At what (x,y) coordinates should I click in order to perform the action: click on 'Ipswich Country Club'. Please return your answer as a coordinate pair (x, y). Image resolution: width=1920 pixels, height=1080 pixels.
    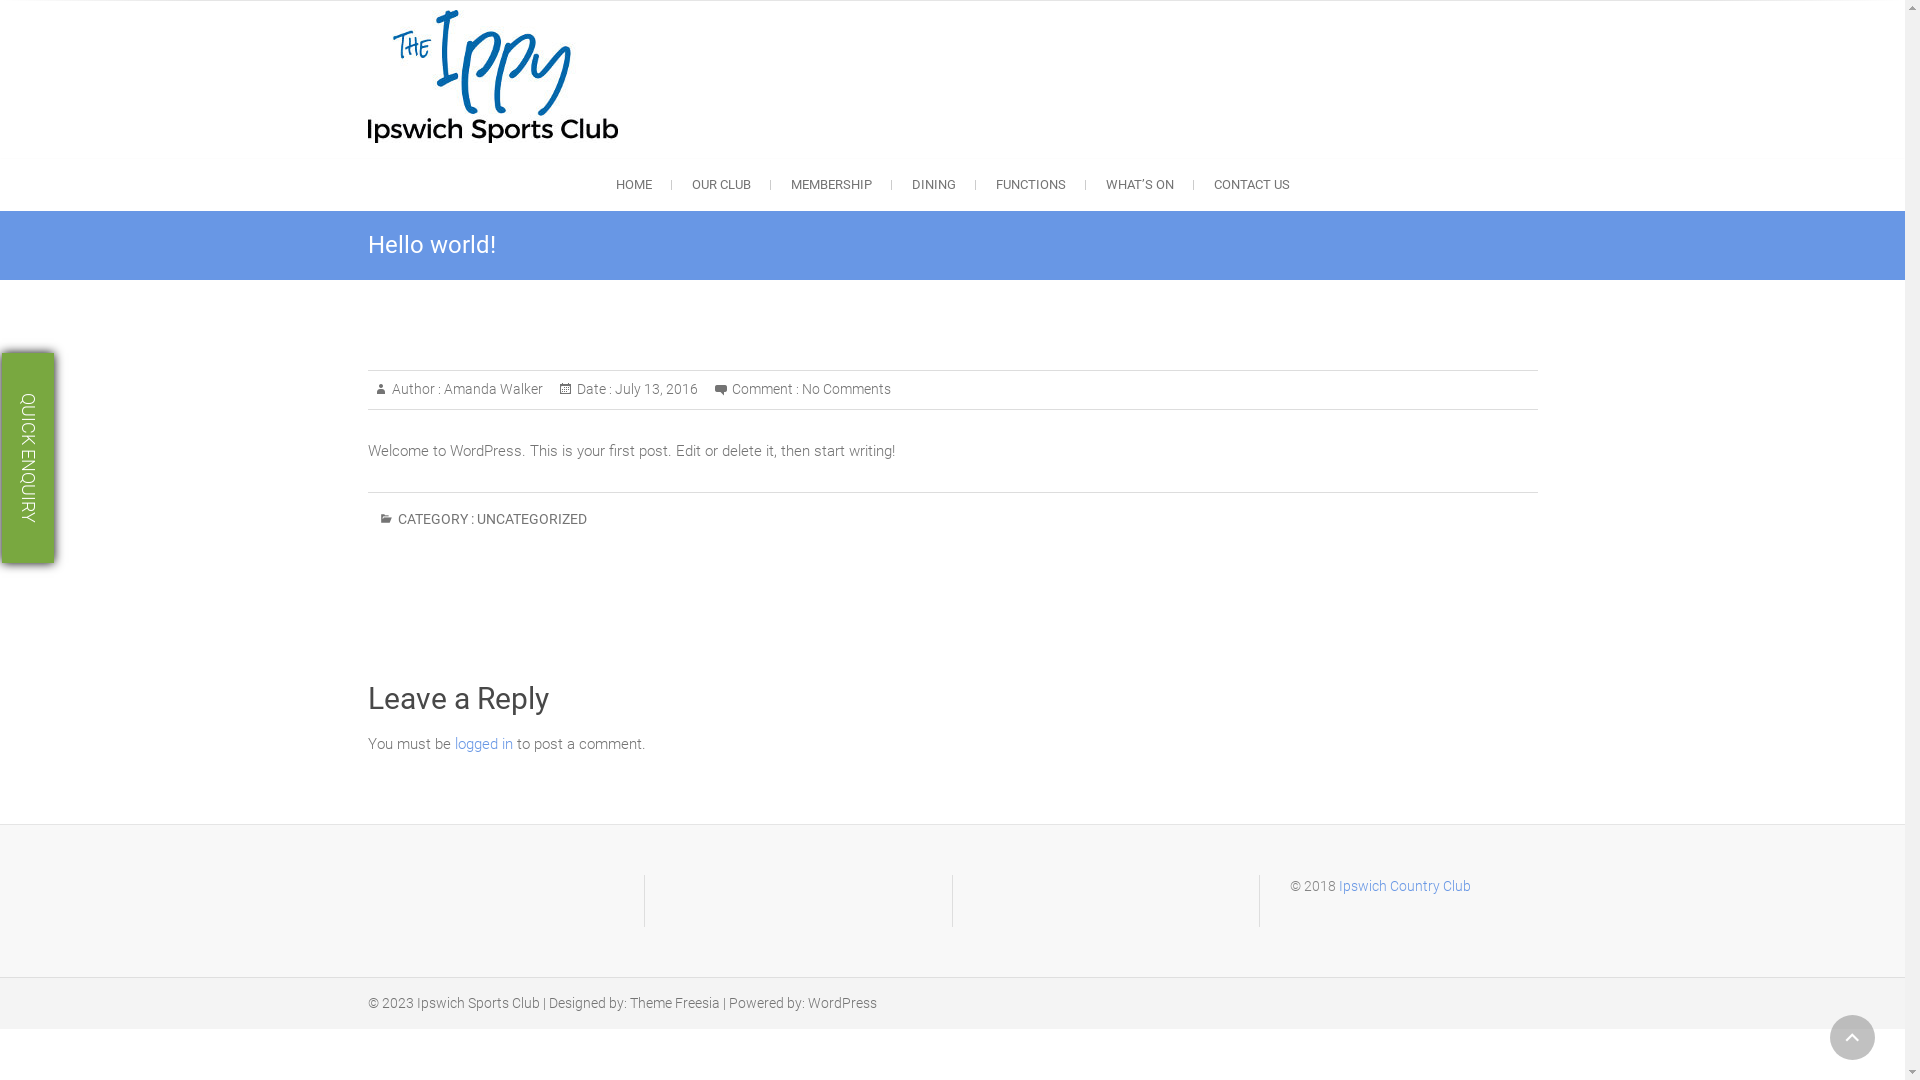
    Looking at the image, I should click on (1339, 885).